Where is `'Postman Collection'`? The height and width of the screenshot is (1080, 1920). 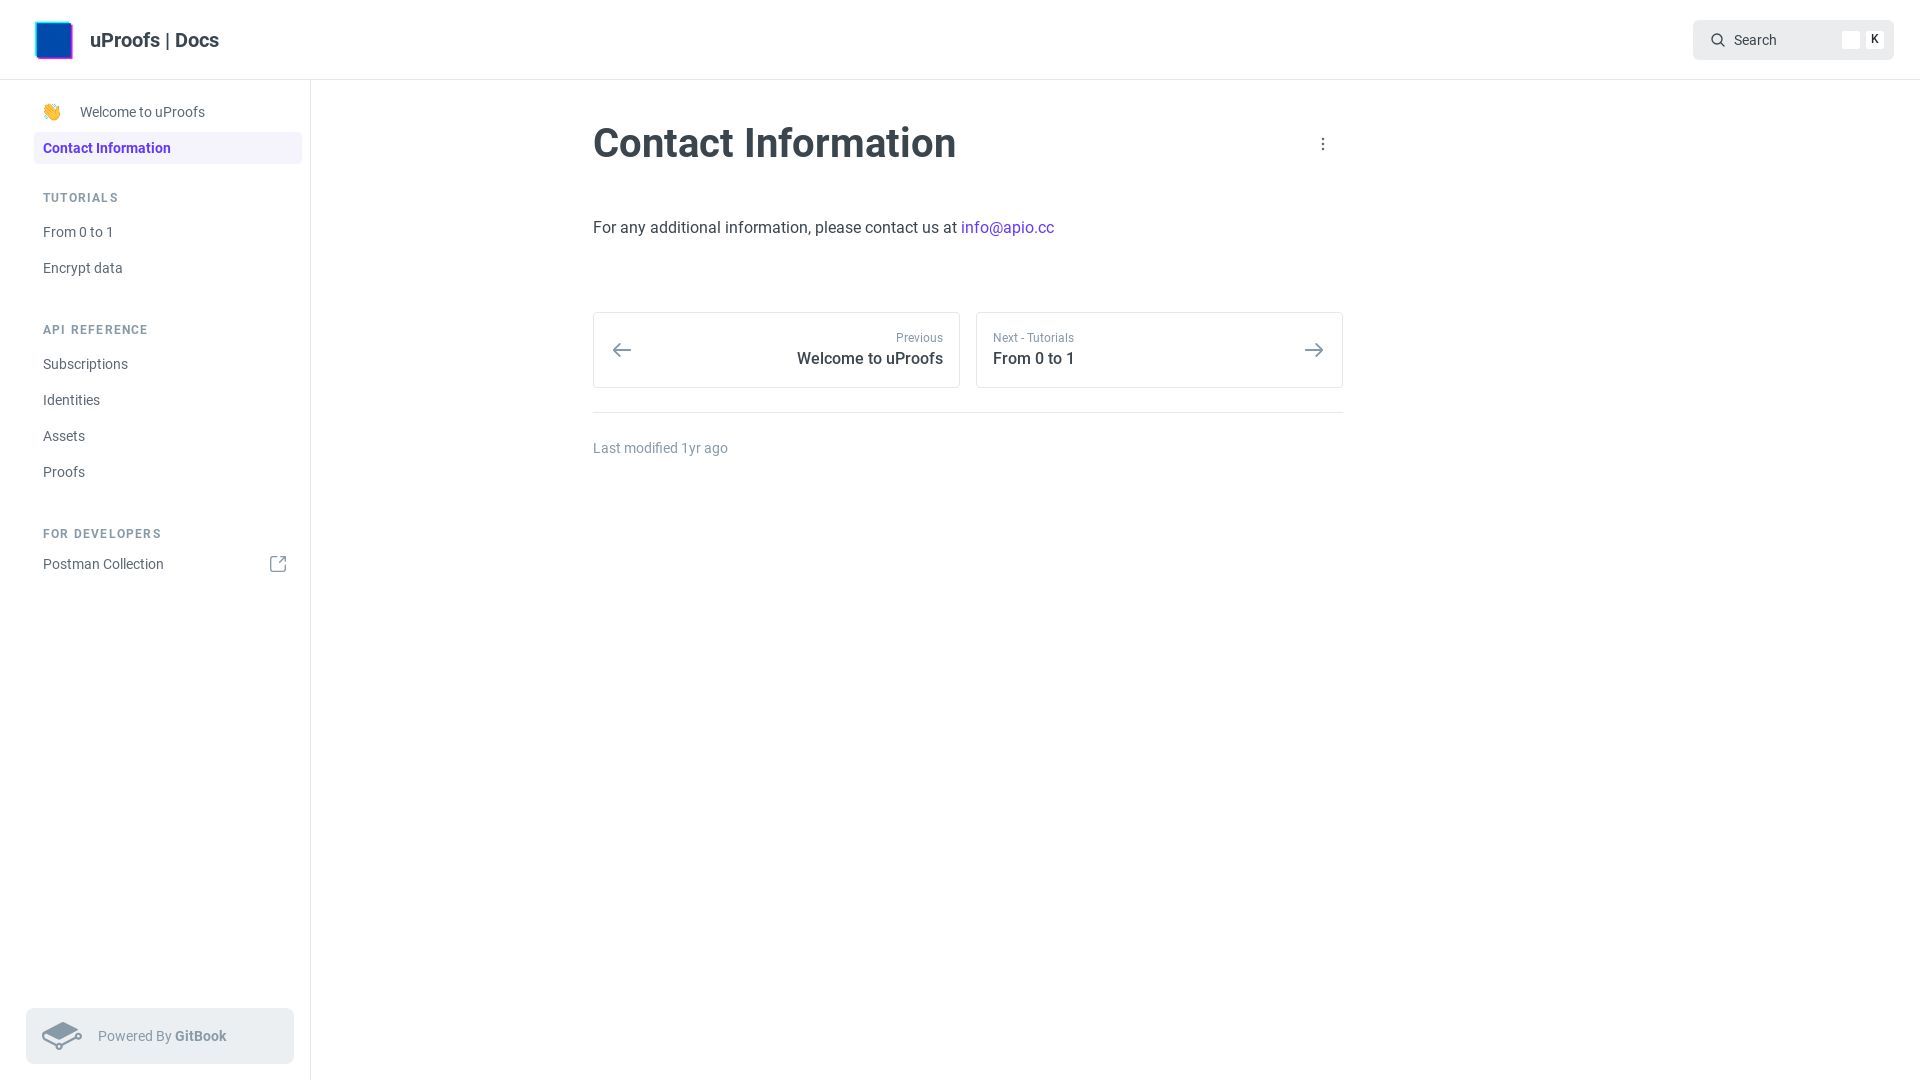 'Postman Collection' is located at coordinates (168, 563).